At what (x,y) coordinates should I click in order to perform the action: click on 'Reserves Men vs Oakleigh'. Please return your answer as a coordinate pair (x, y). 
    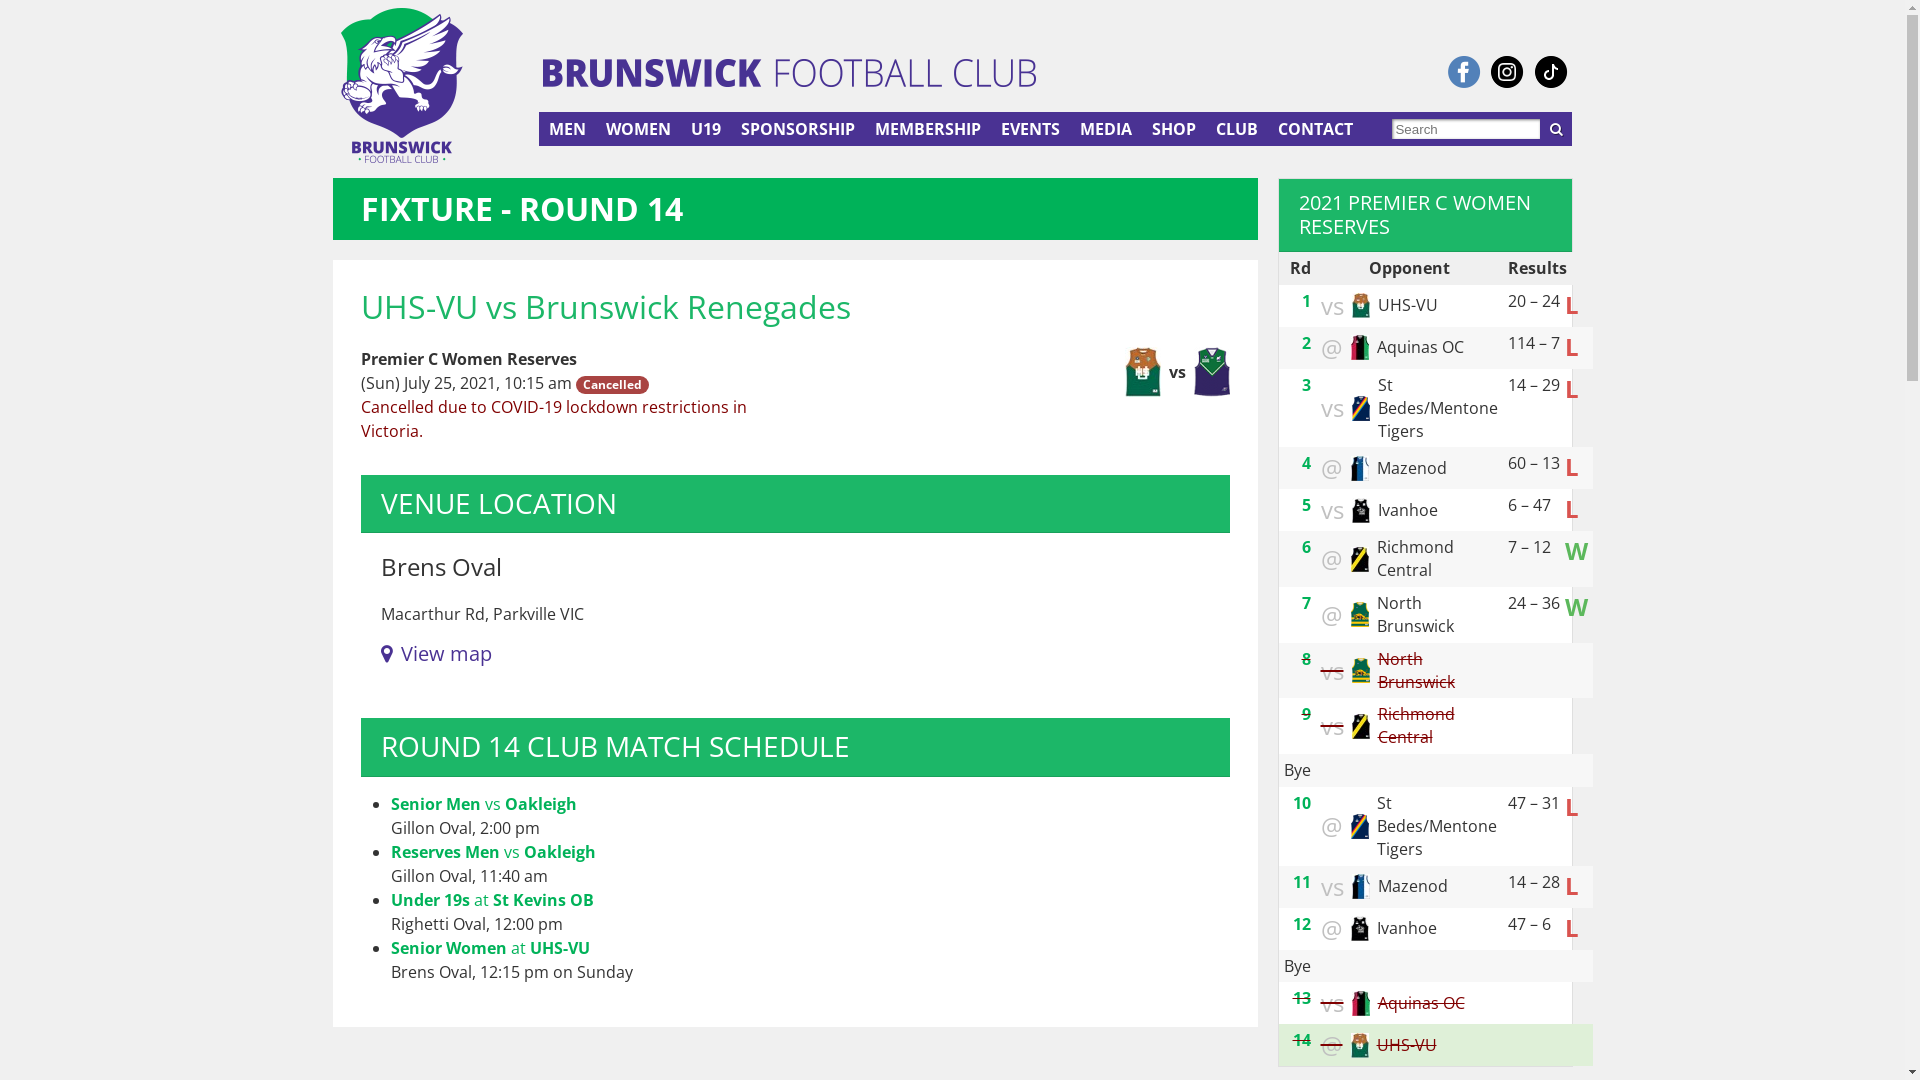
    Looking at the image, I should click on (389, 852).